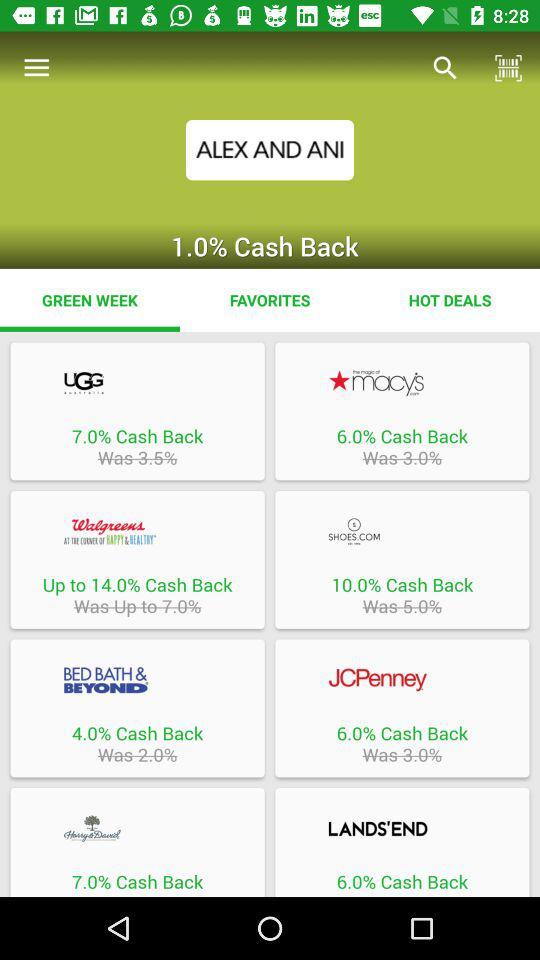  Describe the element at coordinates (136, 680) in the screenshot. I see `open this card` at that location.